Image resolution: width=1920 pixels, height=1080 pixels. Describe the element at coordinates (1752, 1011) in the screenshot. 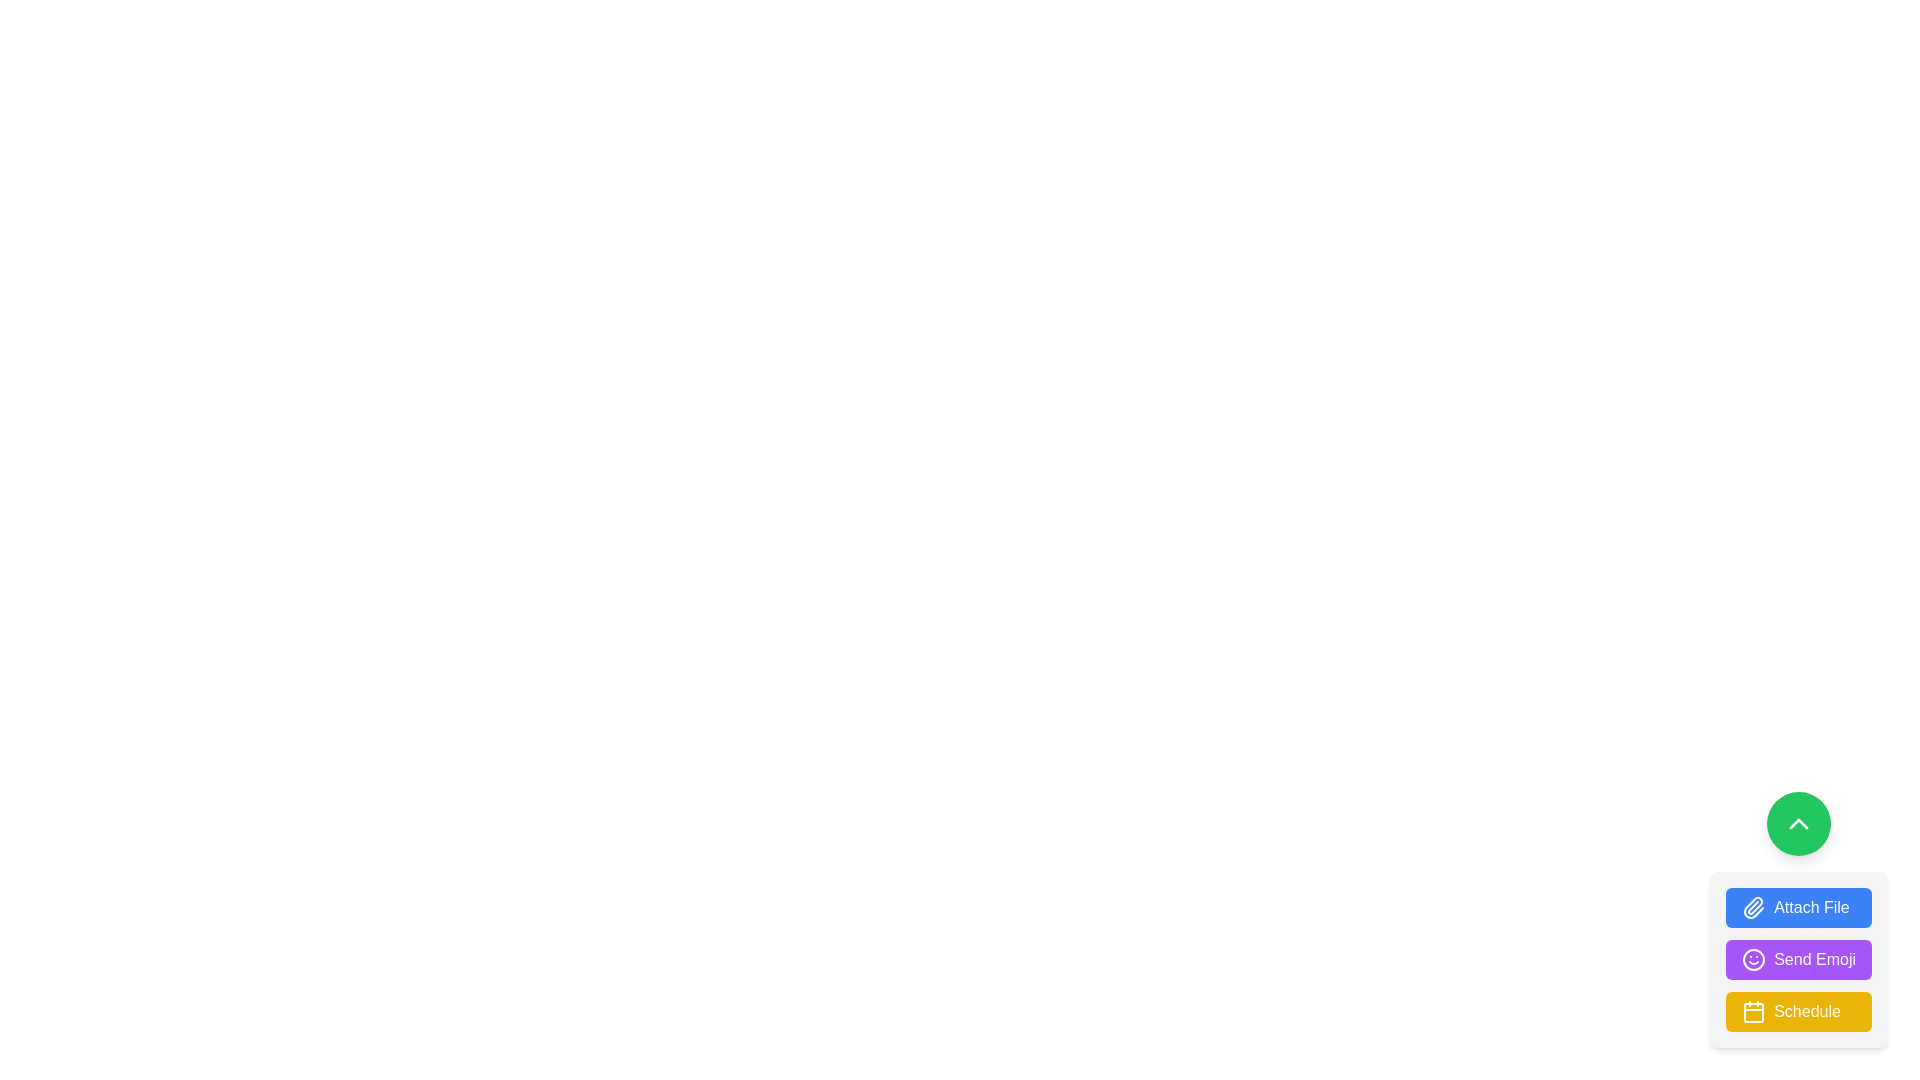

I see `the decorative icon for the 'Schedule' button located at the bottom-right corner of the interface` at that location.